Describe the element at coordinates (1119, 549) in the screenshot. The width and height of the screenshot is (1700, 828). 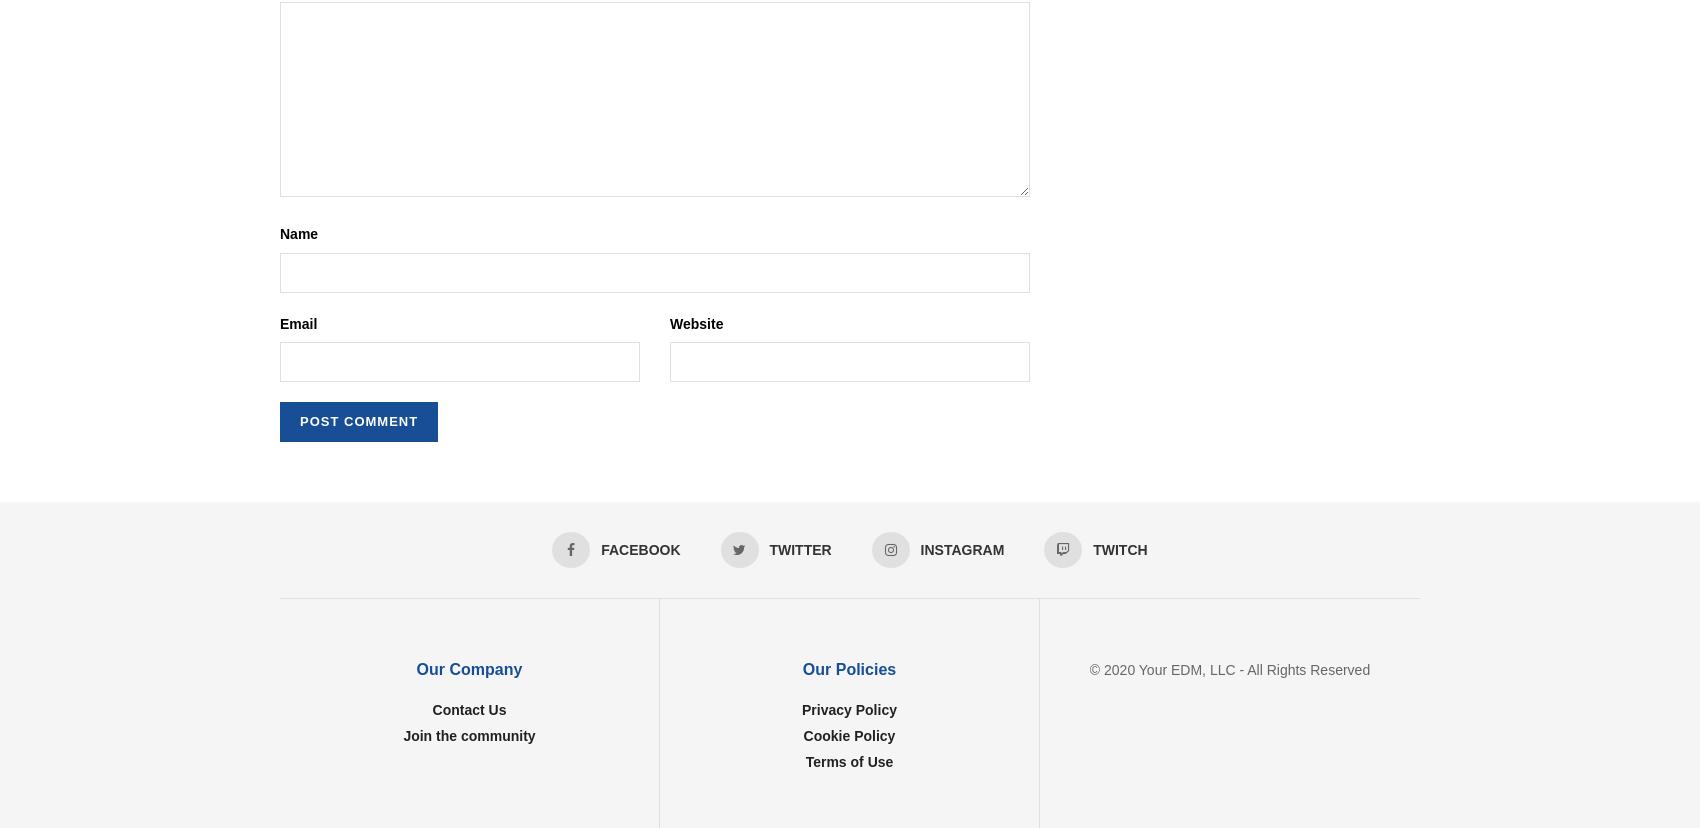
I see `'Twitch'` at that location.